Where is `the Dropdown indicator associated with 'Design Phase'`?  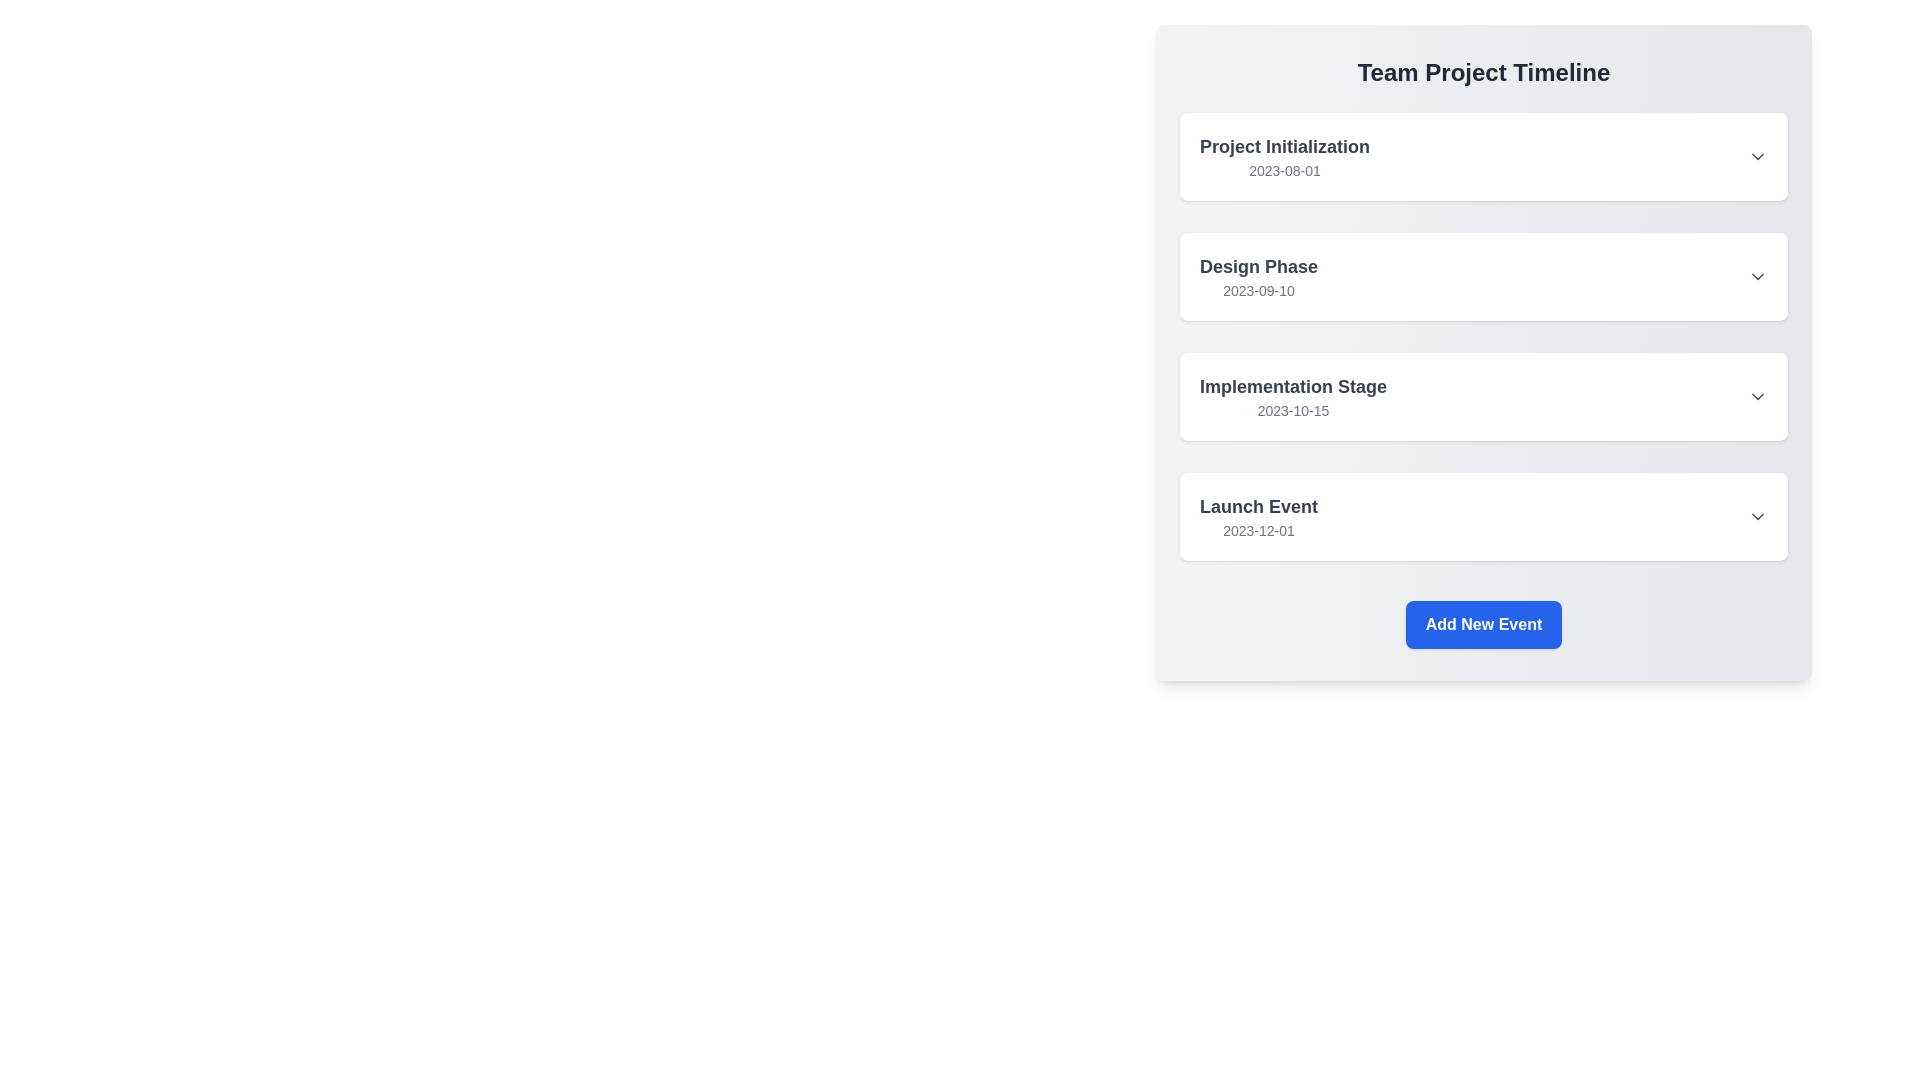 the Dropdown indicator associated with 'Design Phase' is located at coordinates (1756, 277).